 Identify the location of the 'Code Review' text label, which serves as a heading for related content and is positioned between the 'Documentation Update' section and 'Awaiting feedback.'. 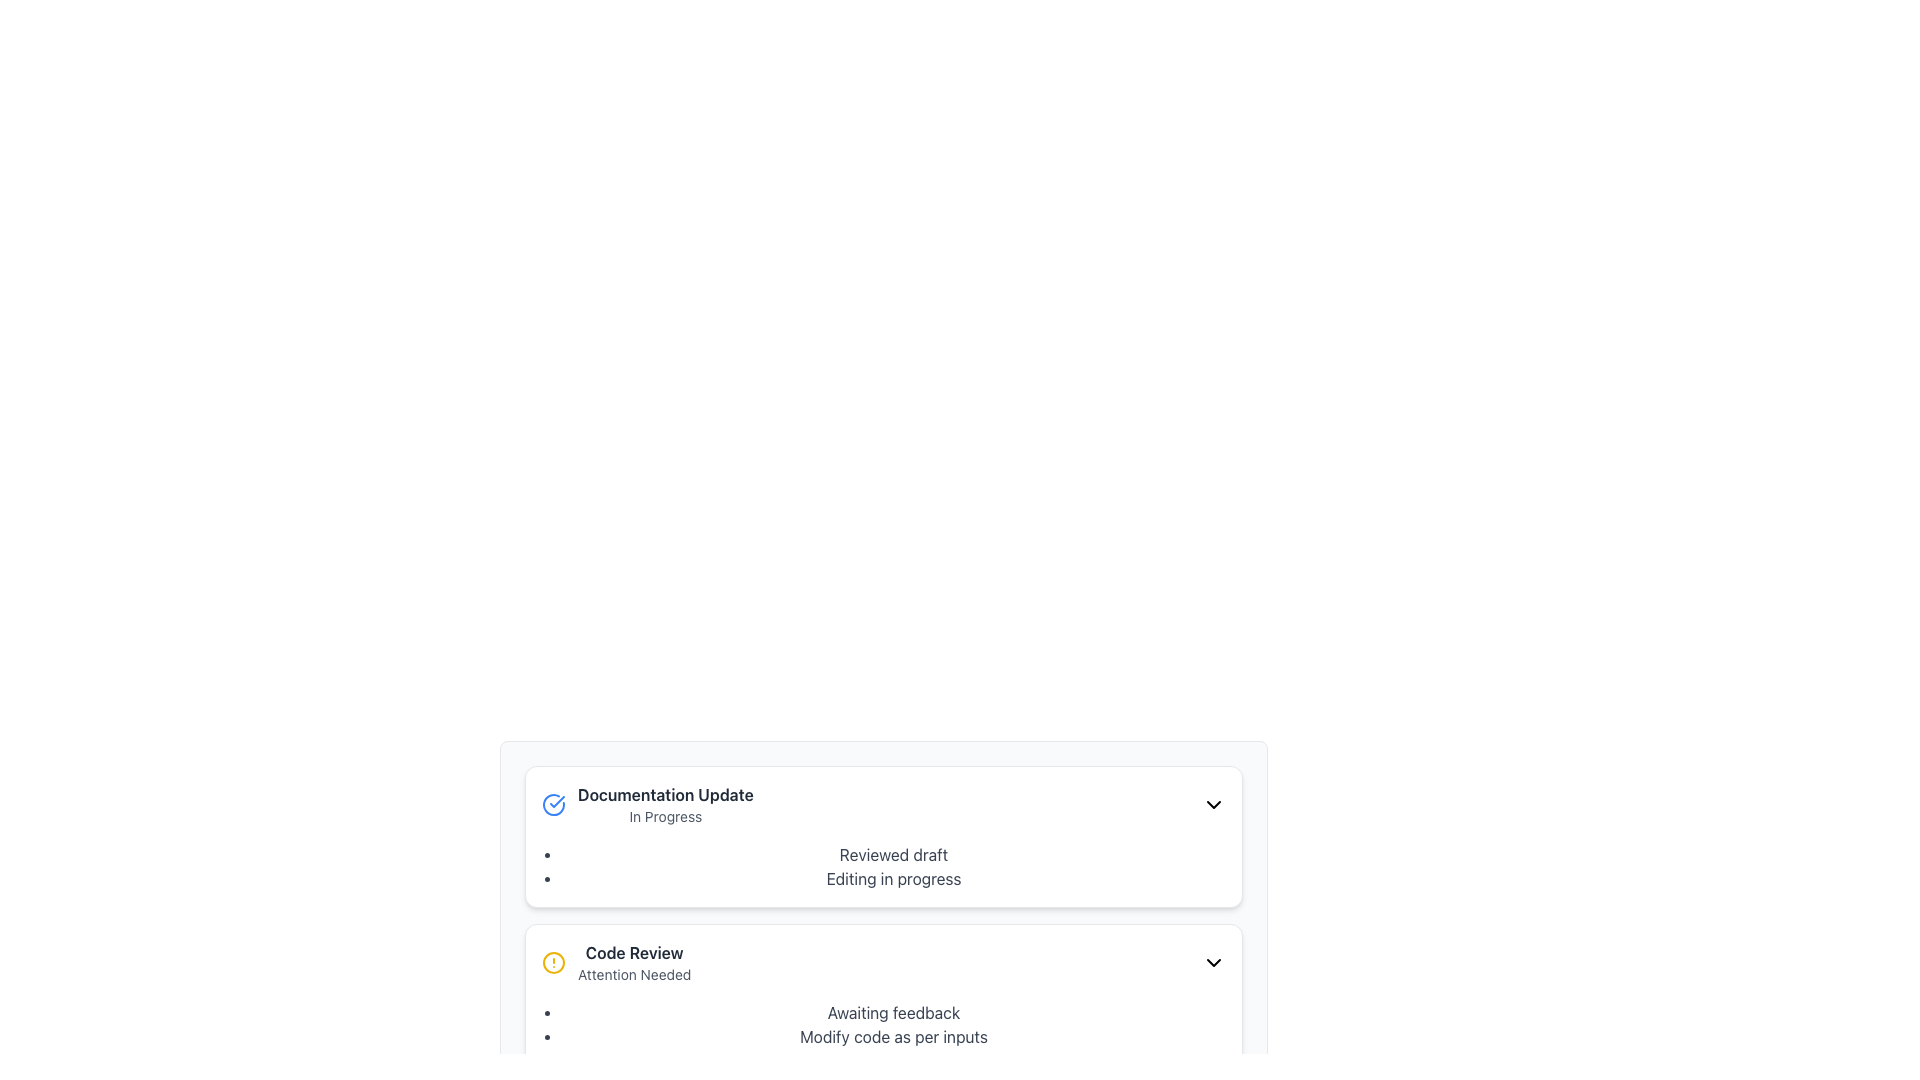
(633, 951).